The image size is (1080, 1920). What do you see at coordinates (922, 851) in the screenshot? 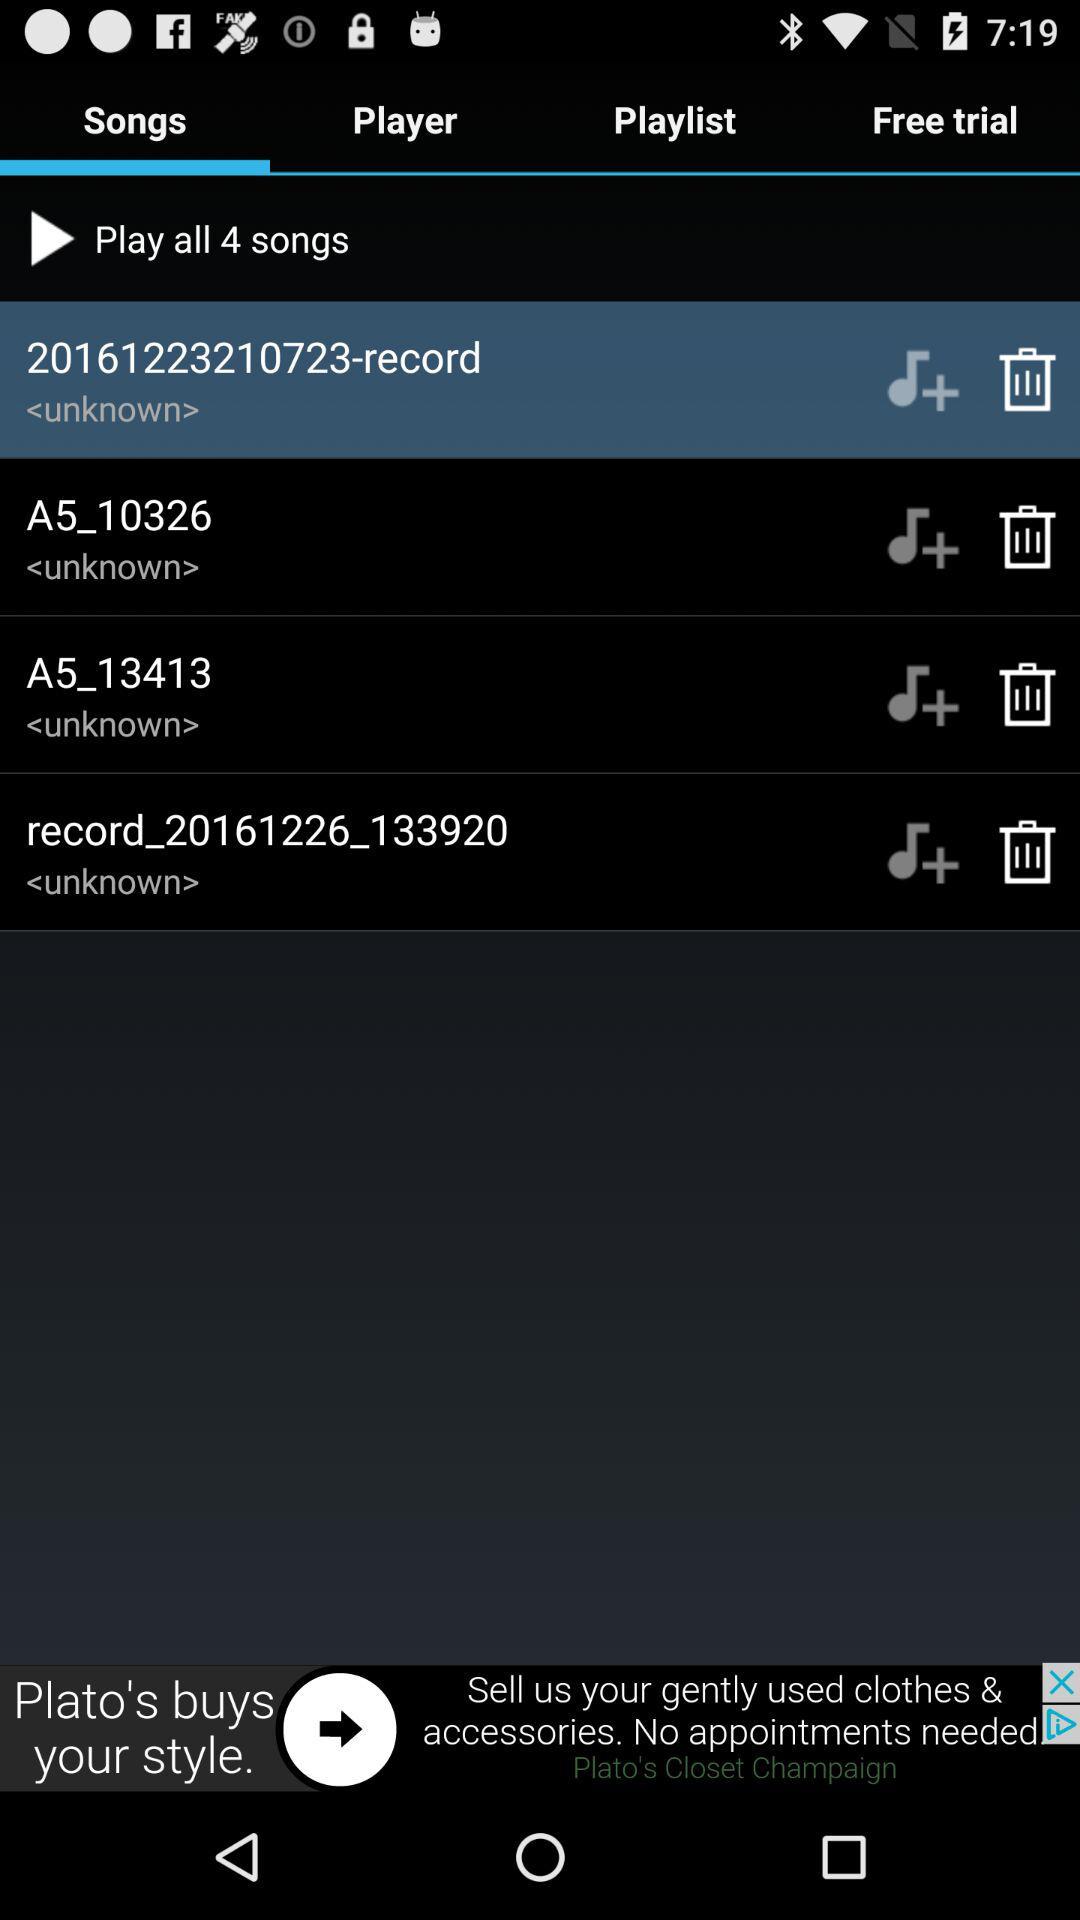
I see `to playlist` at bounding box center [922, 851].